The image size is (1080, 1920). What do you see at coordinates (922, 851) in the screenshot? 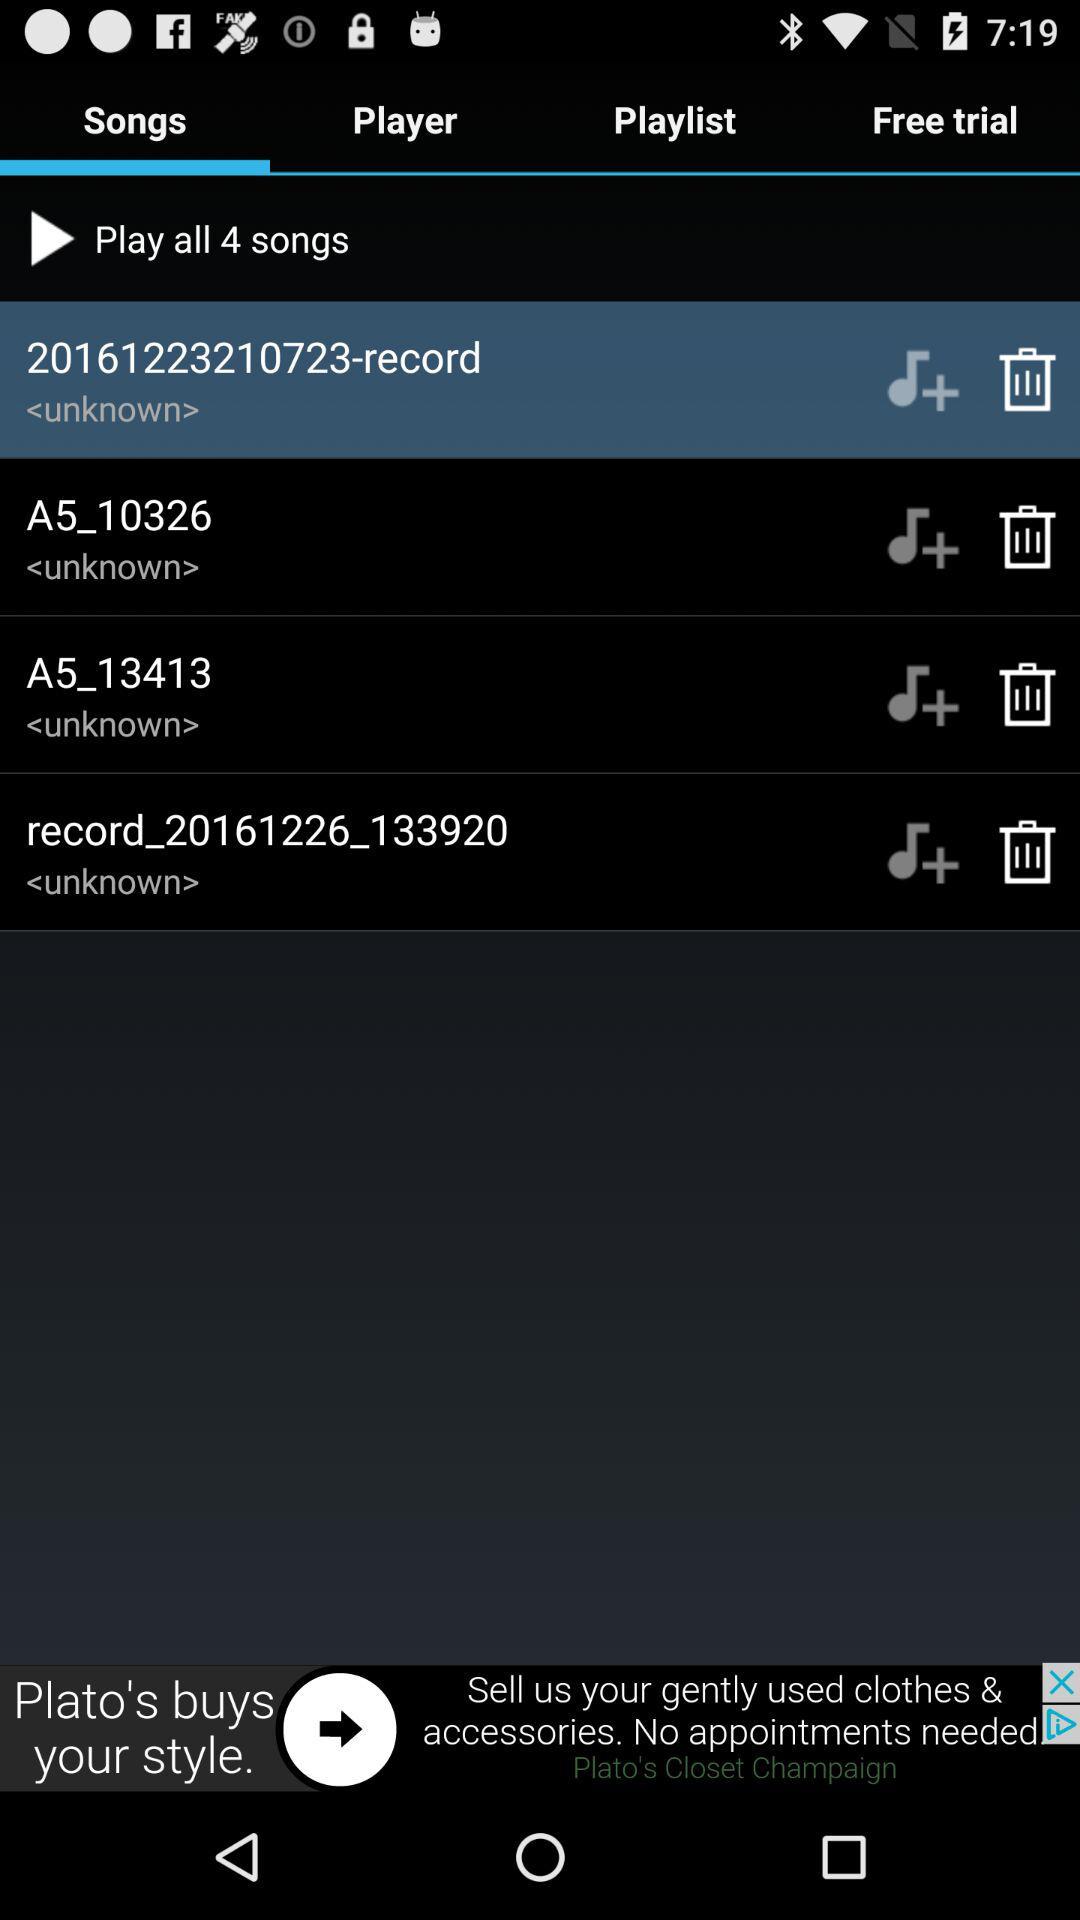
I see `to playlist` at bounding box center [922, 851].